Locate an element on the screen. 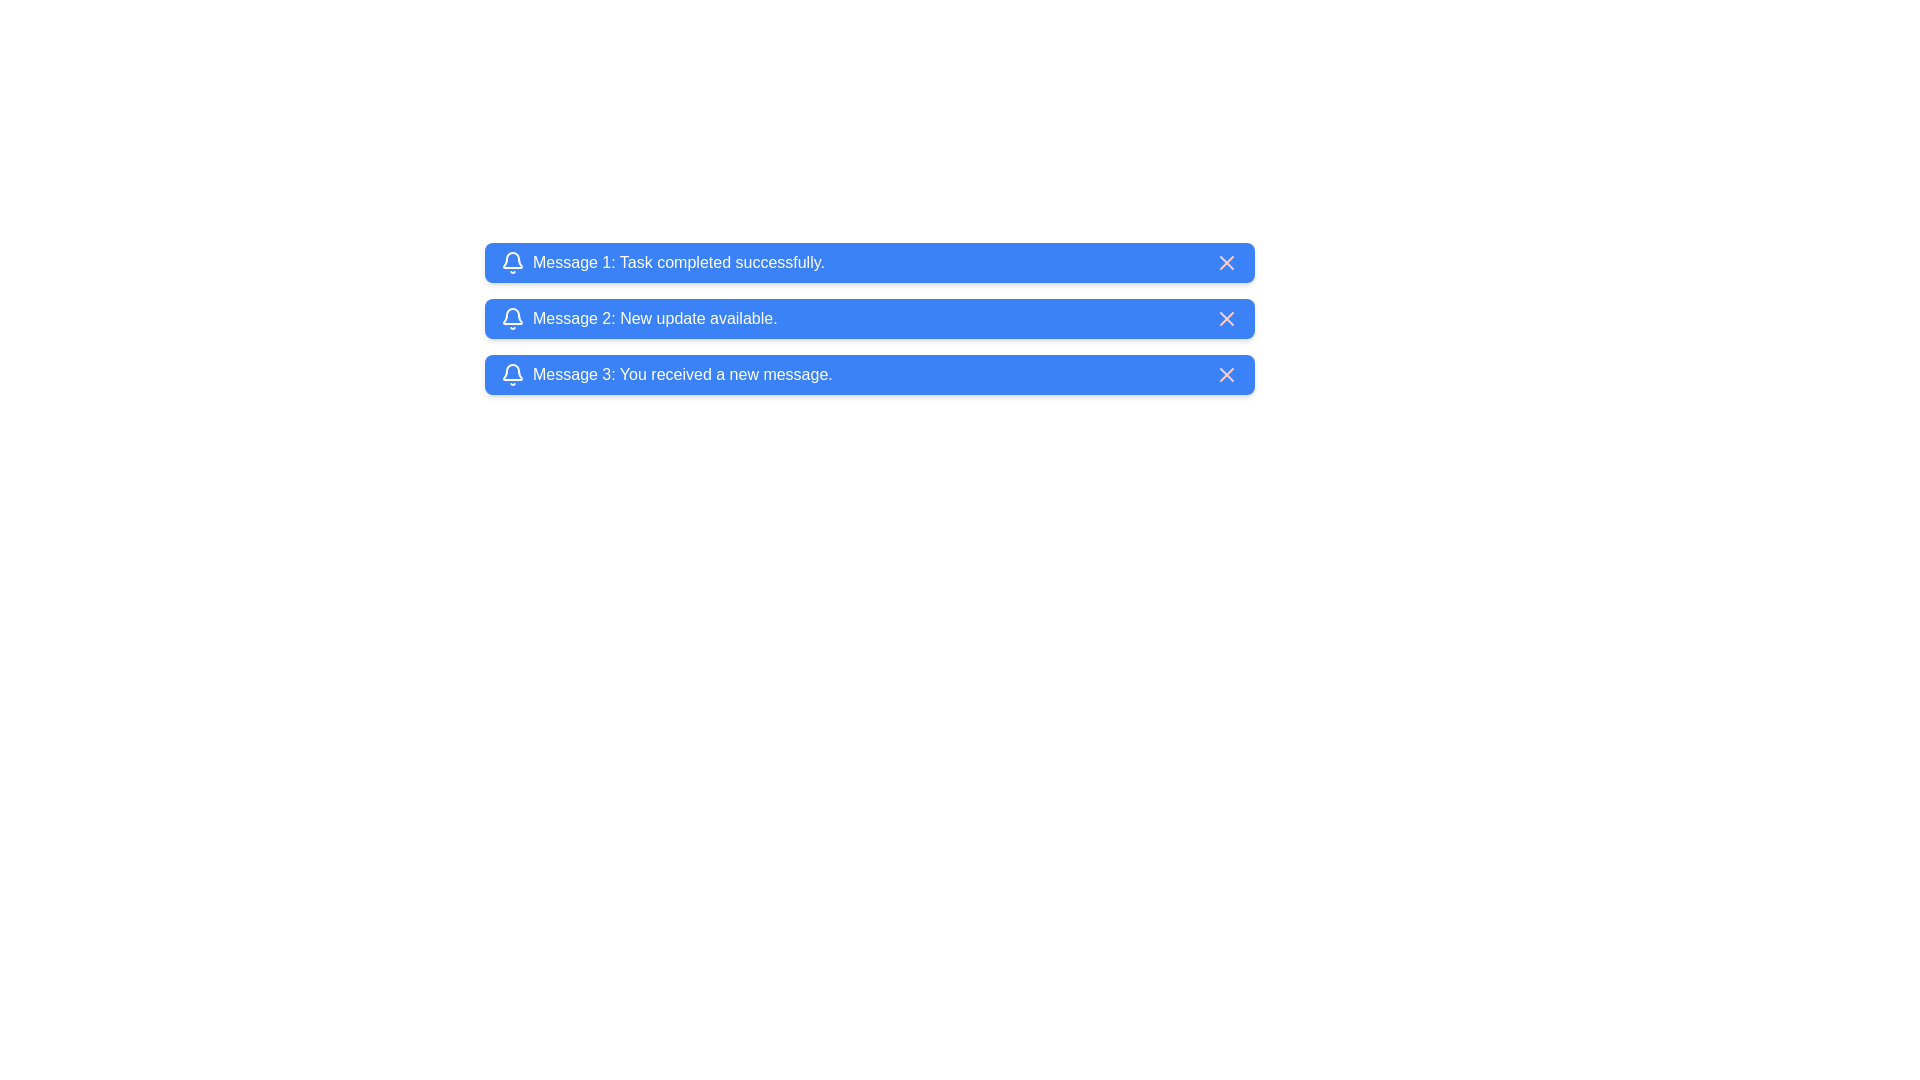 Image resolution: width=1920 pixels, height=1080 pixels. the notification icon indicating a message type located to the left of the text in the third notification message labeled 'Message 3: You received a new message.' is located at coordinates (513, 374).